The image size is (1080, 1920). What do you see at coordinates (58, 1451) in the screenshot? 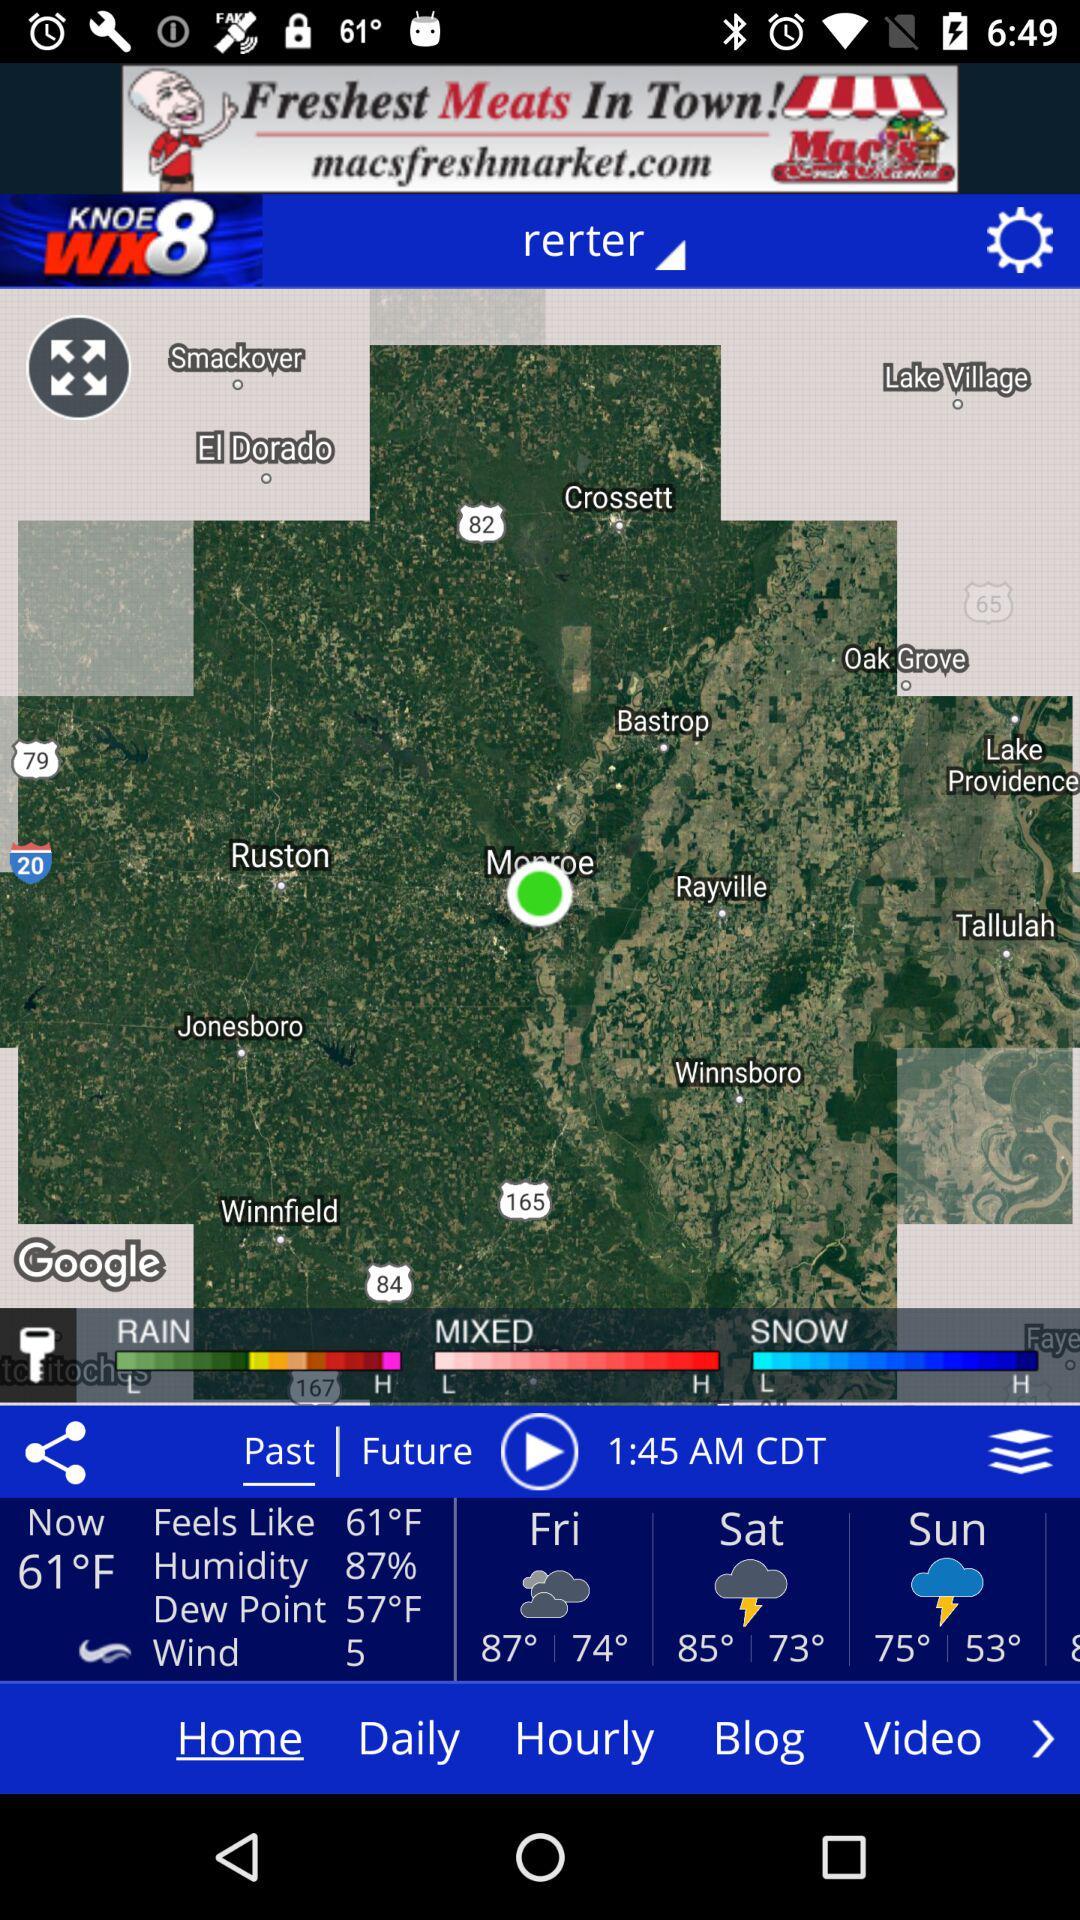
I see `the share icon` at bounding box center [58, 1451].